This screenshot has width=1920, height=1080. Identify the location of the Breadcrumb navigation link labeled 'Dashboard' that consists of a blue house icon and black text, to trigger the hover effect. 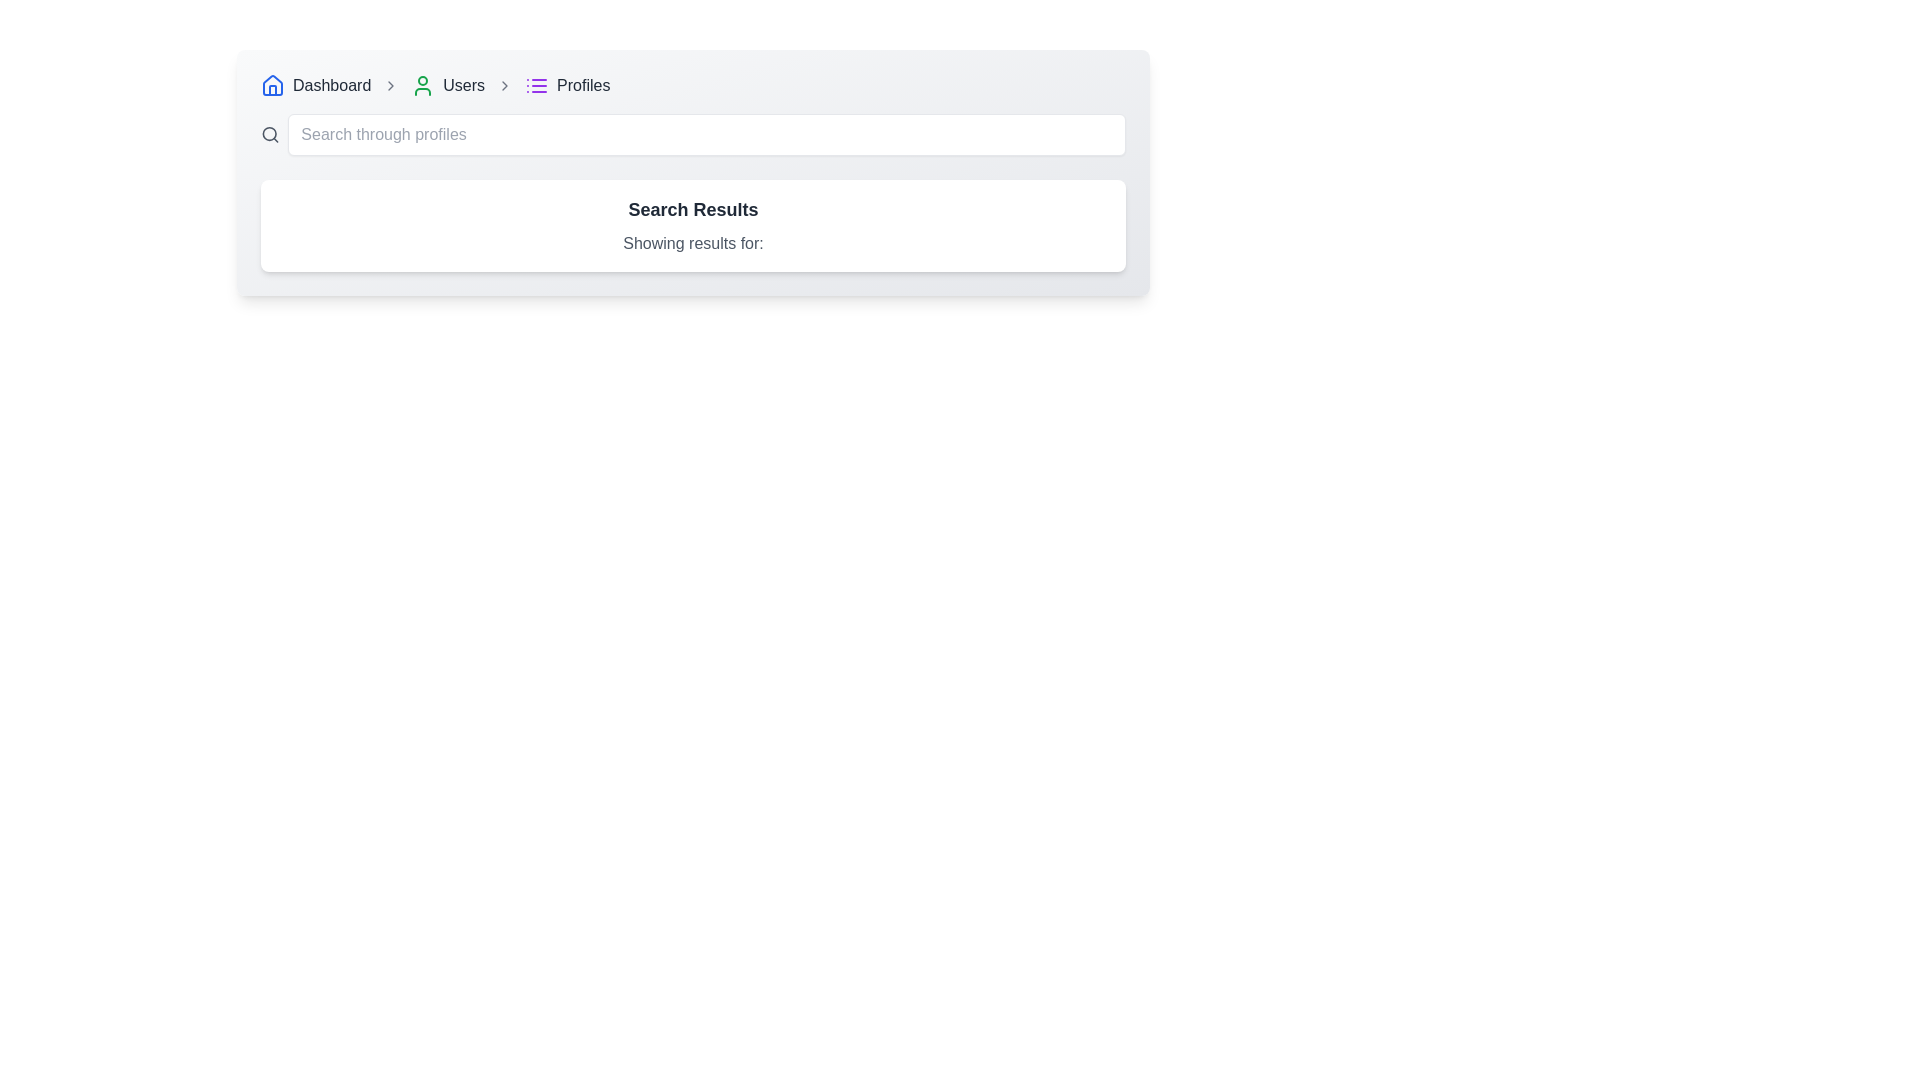
(315, 84).